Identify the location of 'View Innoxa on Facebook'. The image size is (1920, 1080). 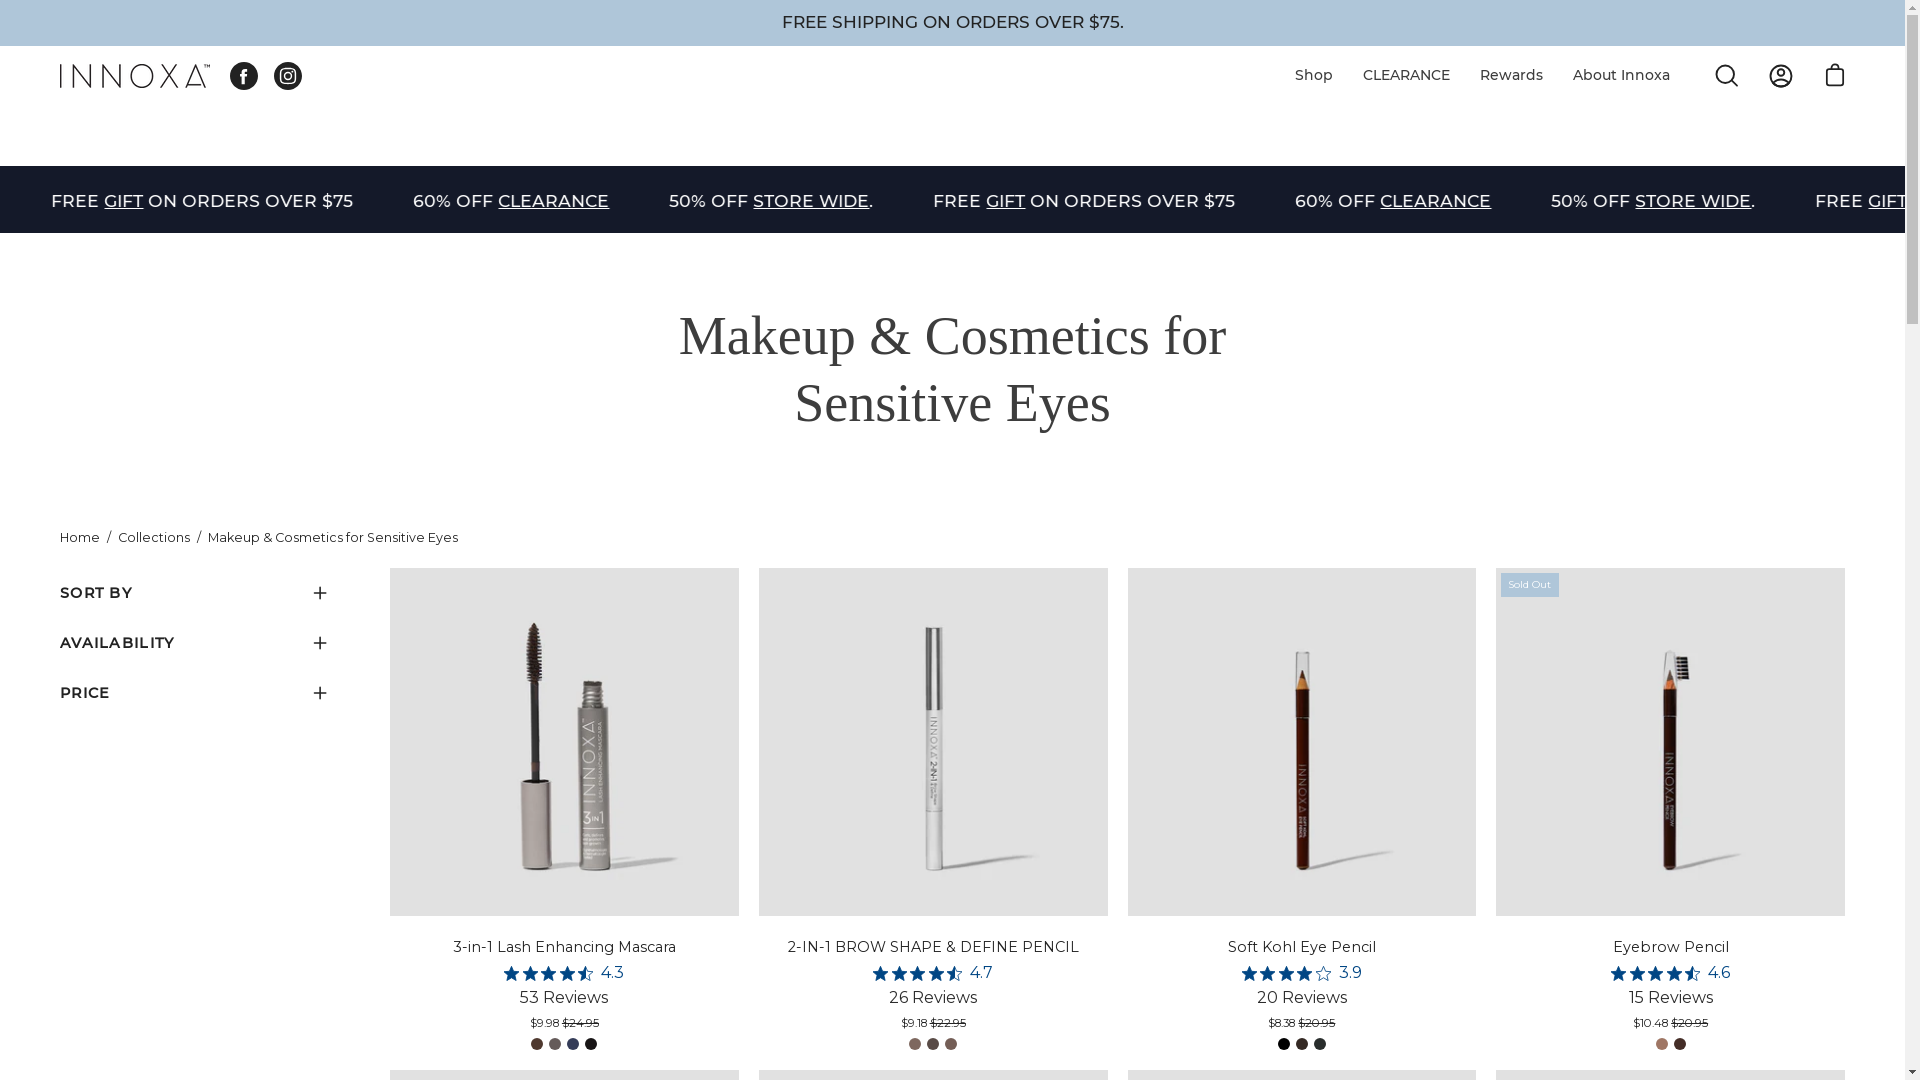
(243, 75).